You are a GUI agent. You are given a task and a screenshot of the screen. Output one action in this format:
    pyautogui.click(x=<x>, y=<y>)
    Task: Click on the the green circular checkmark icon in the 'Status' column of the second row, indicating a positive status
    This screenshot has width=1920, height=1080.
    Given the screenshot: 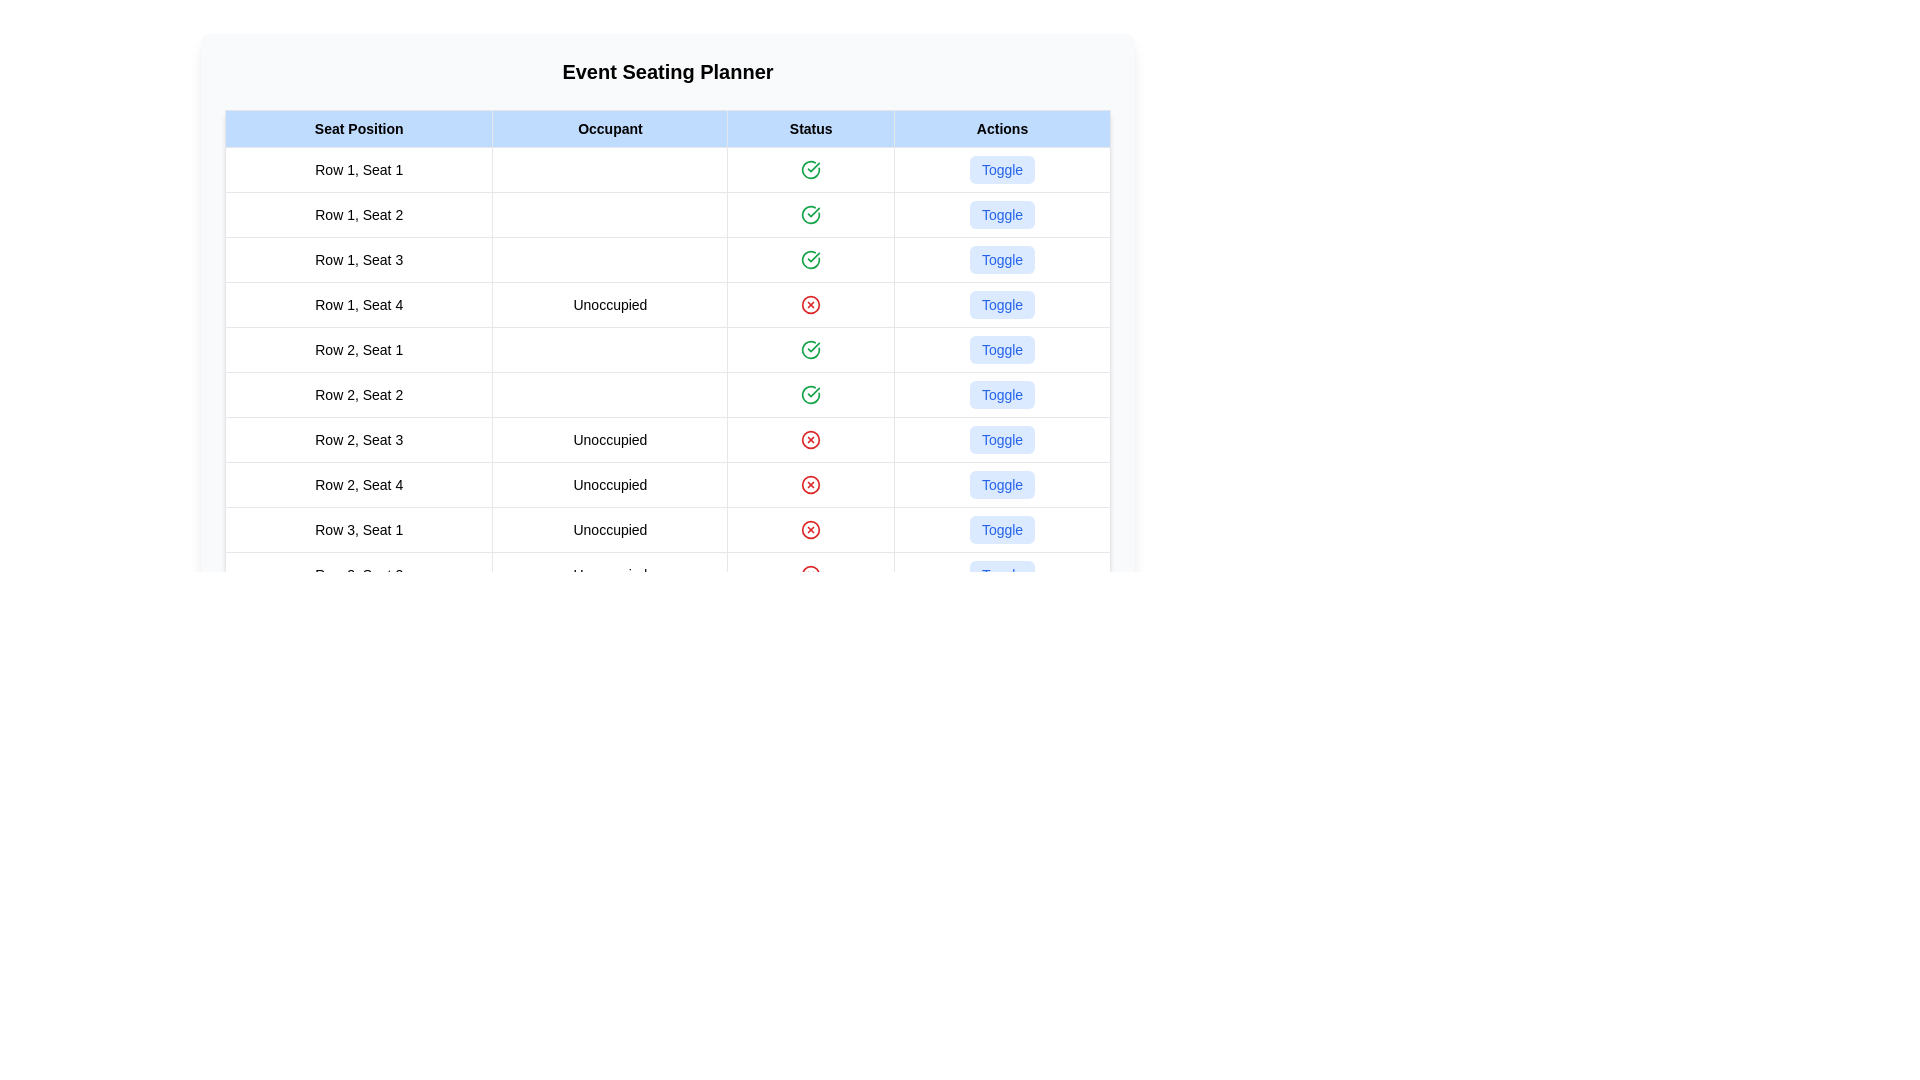 What is the action you would take?
    pyautogui.click(x=811, y=215)
    